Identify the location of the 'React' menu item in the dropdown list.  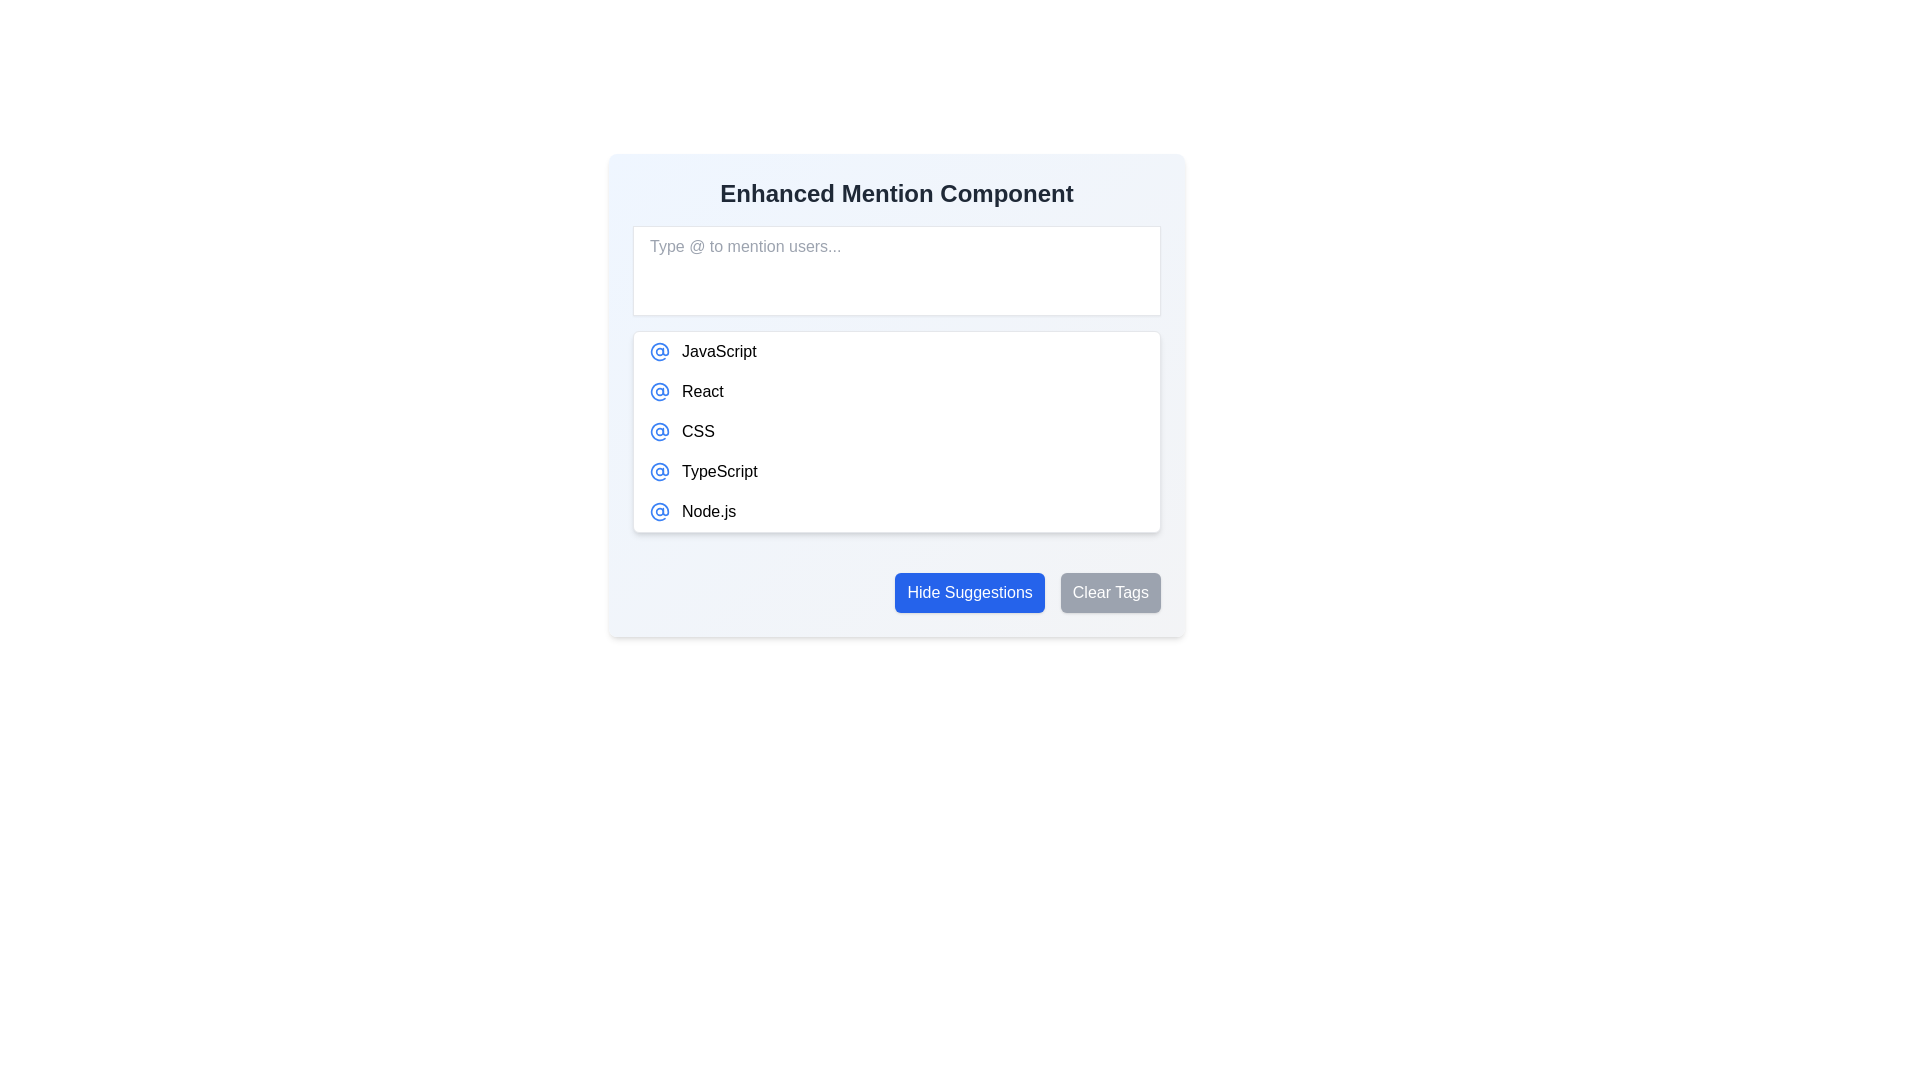
(896, 392).